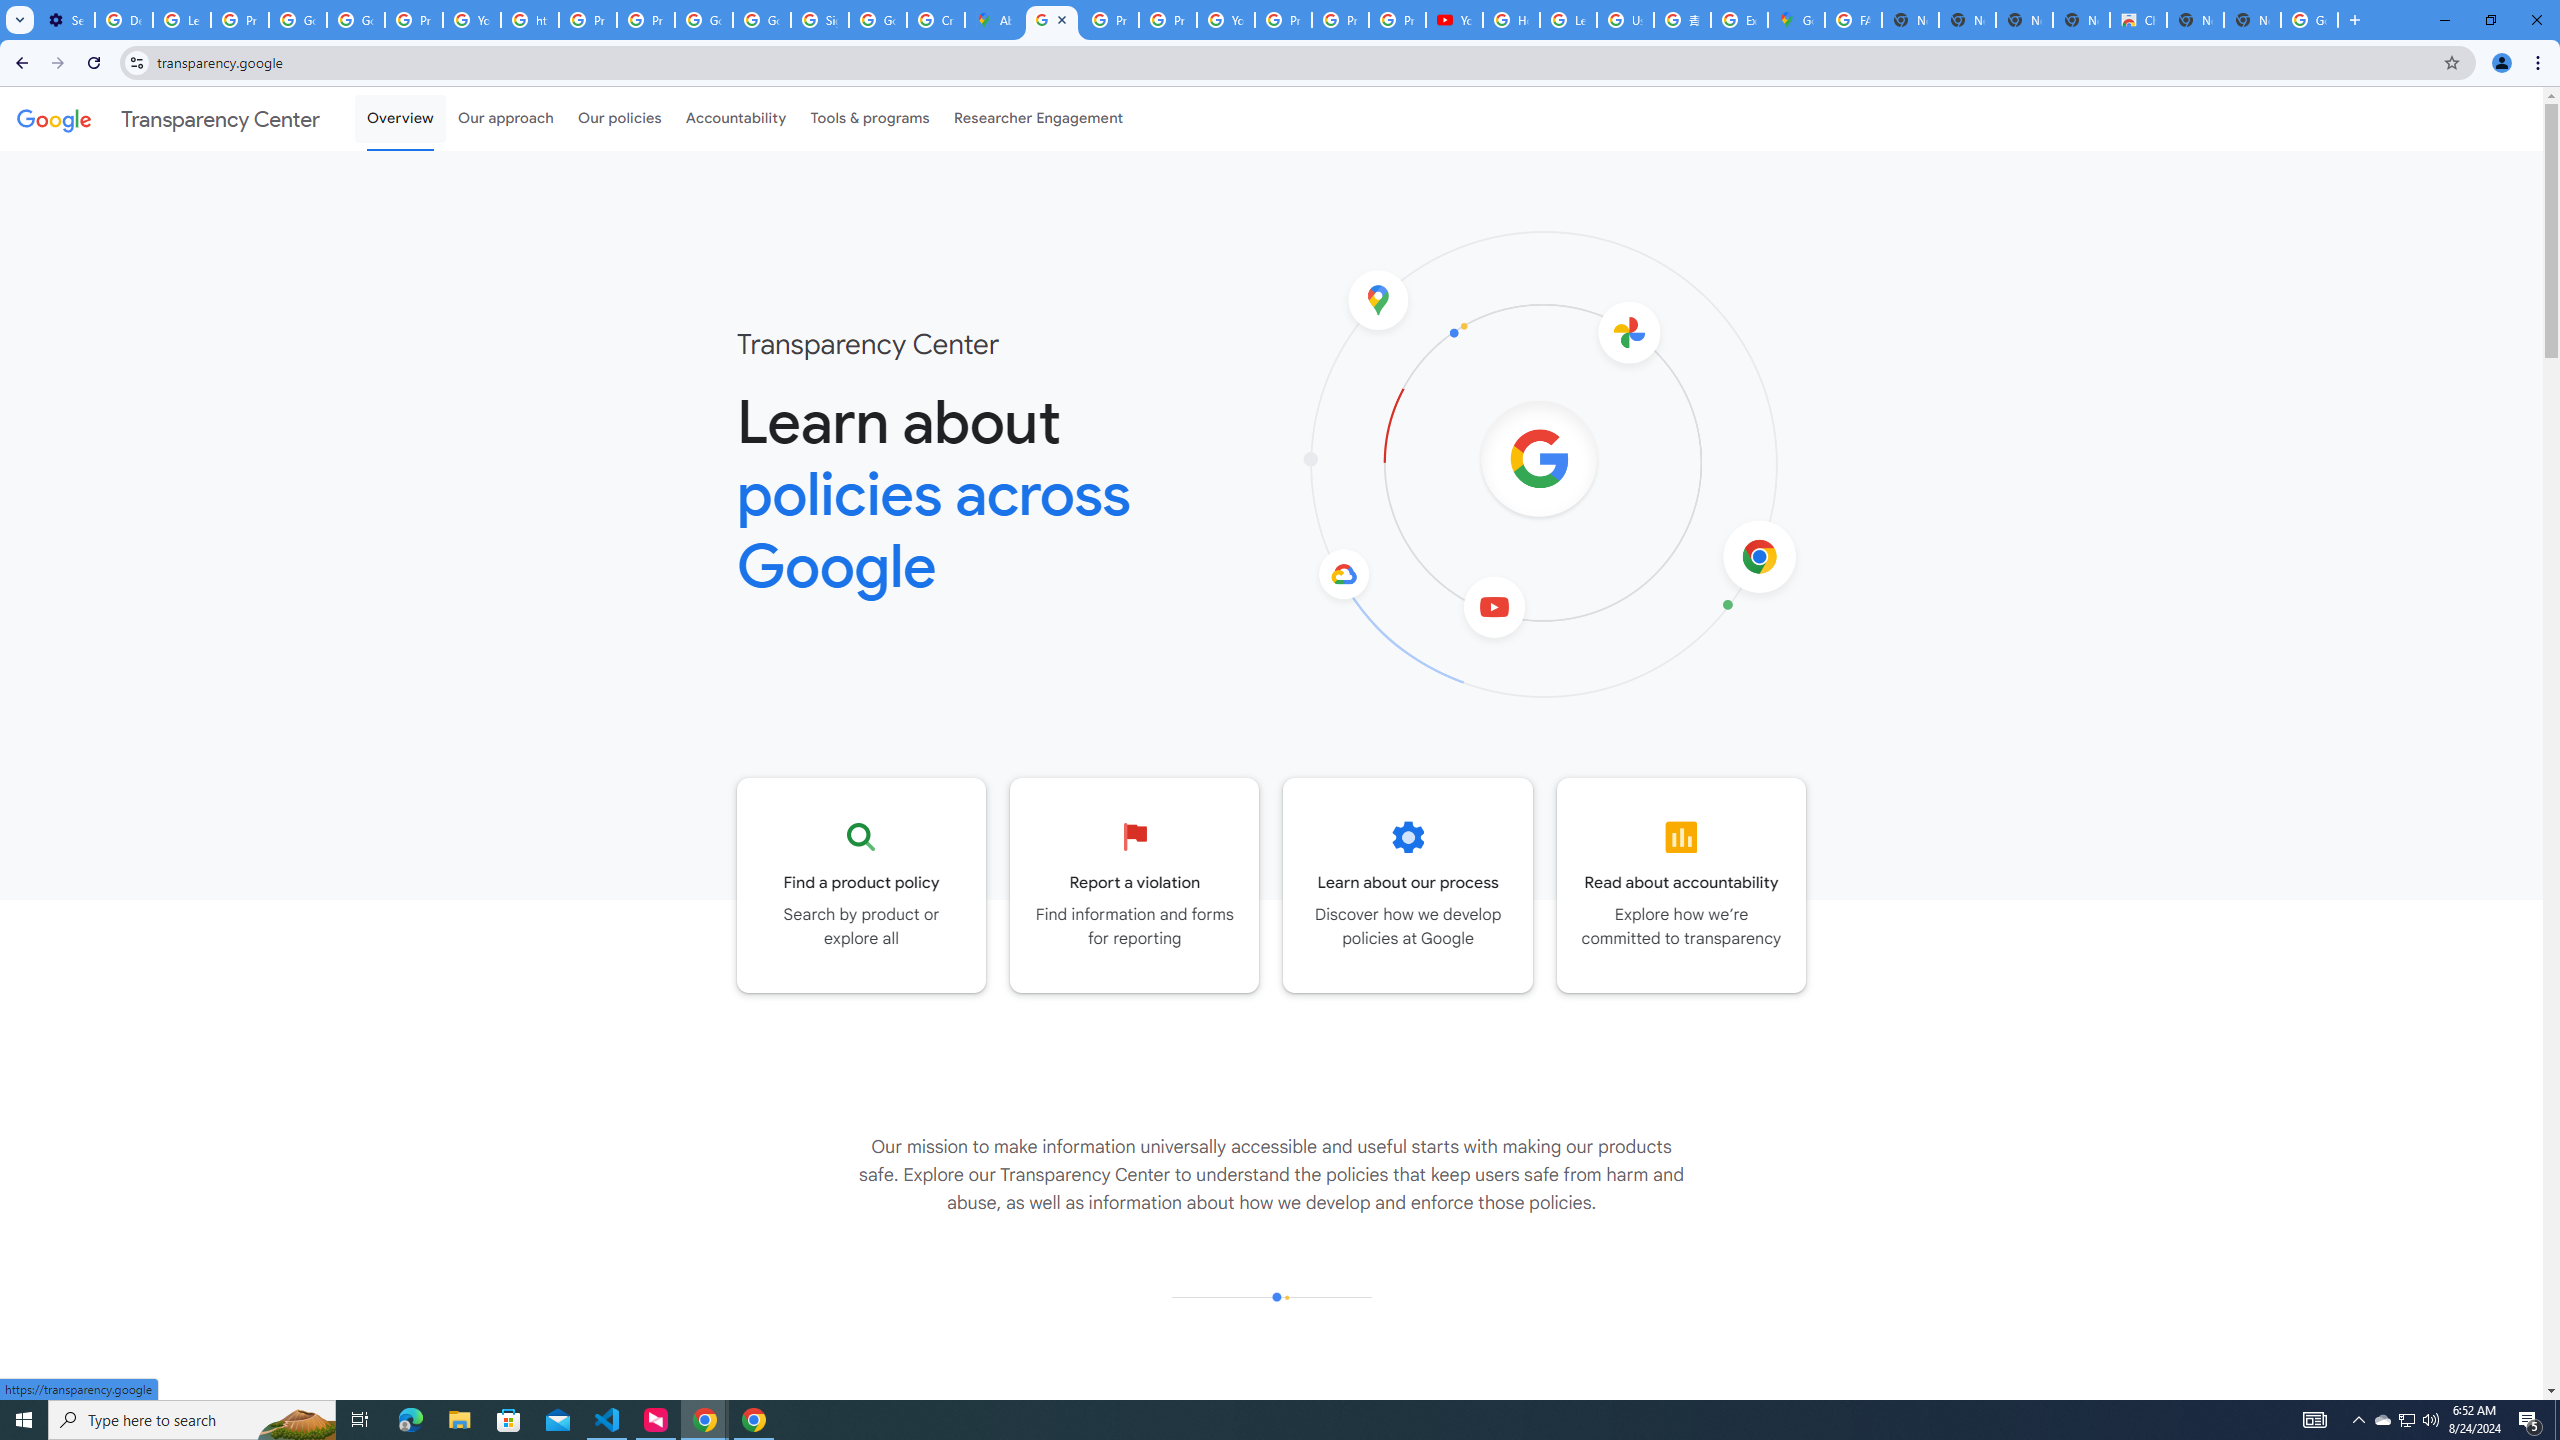 The width and height of the screenshot is (2560, 1440). I want to click on 'Researcher Engagement', so click(1039, 118).